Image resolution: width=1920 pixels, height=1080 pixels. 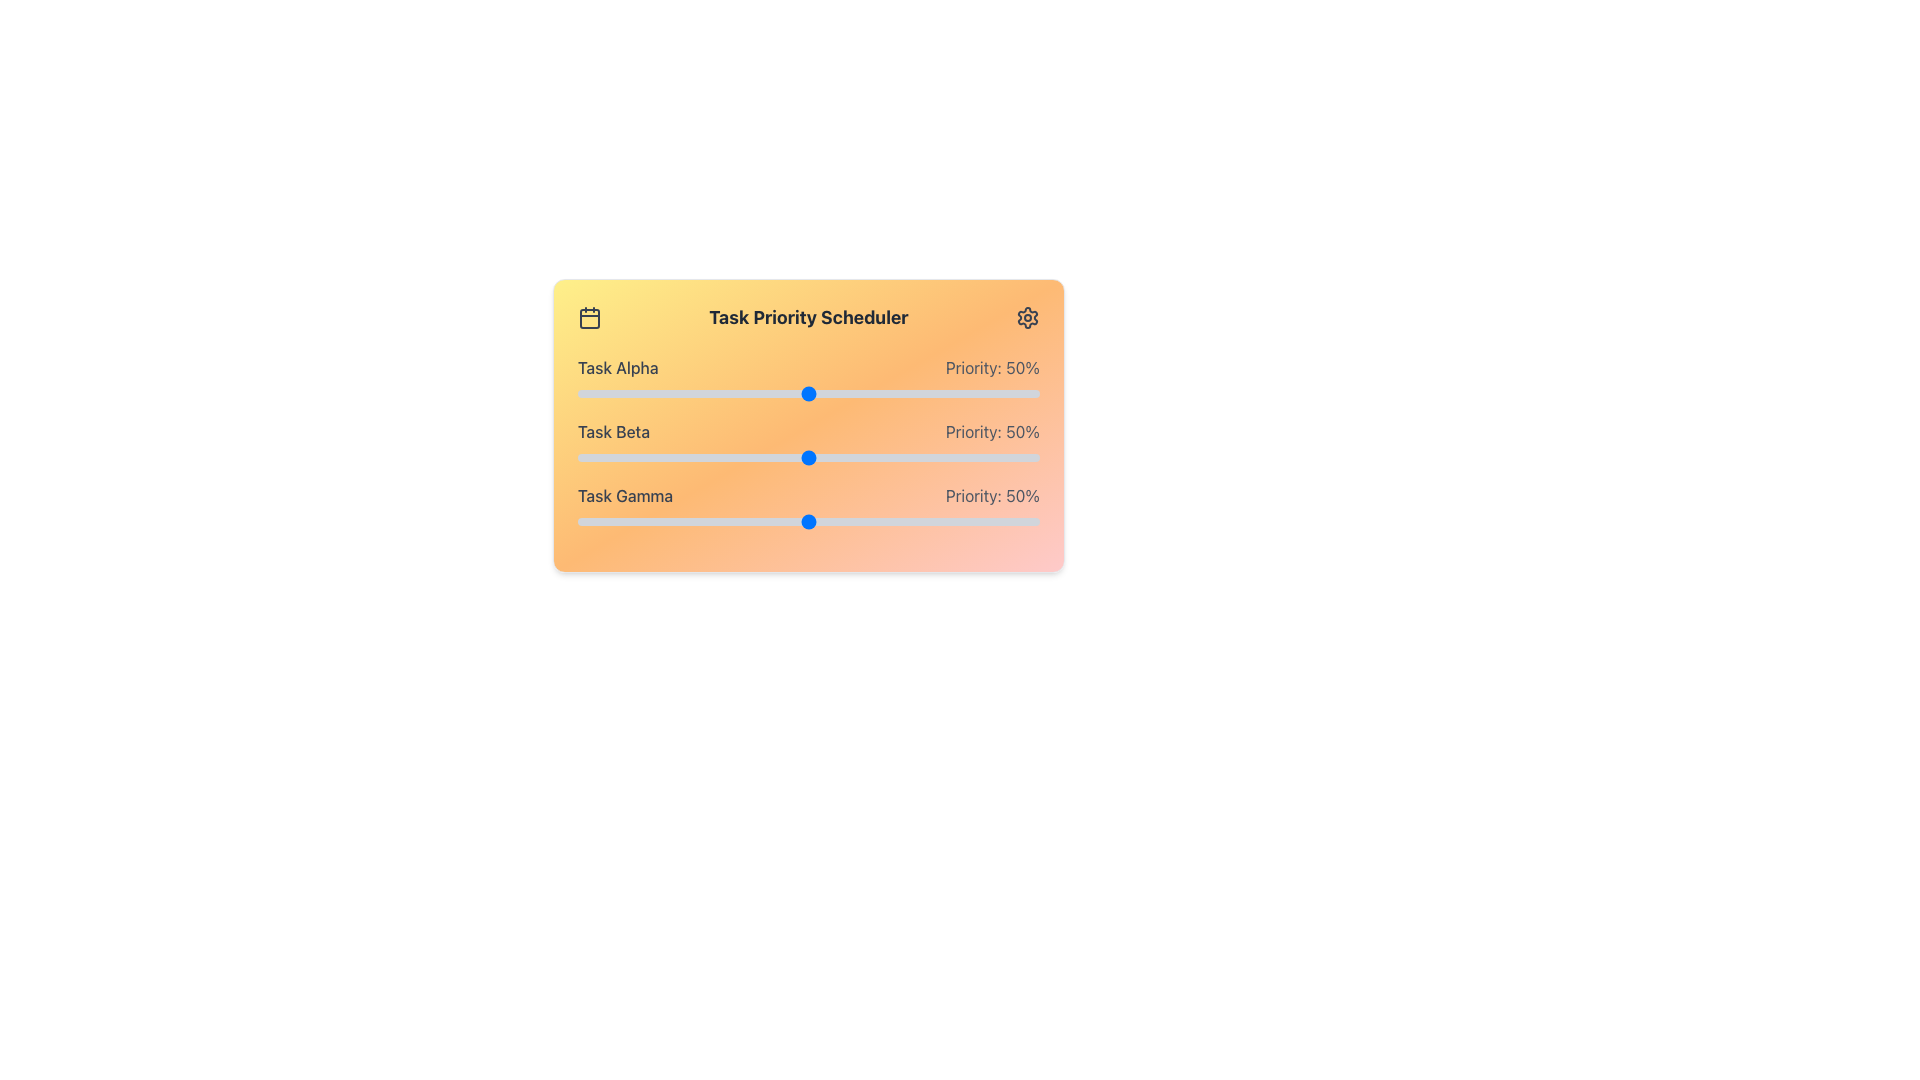 What do you see at coordinates (909, 520) in the screenshot?
I see `the priority of Task Gamma` at bounding box center [909, 520].